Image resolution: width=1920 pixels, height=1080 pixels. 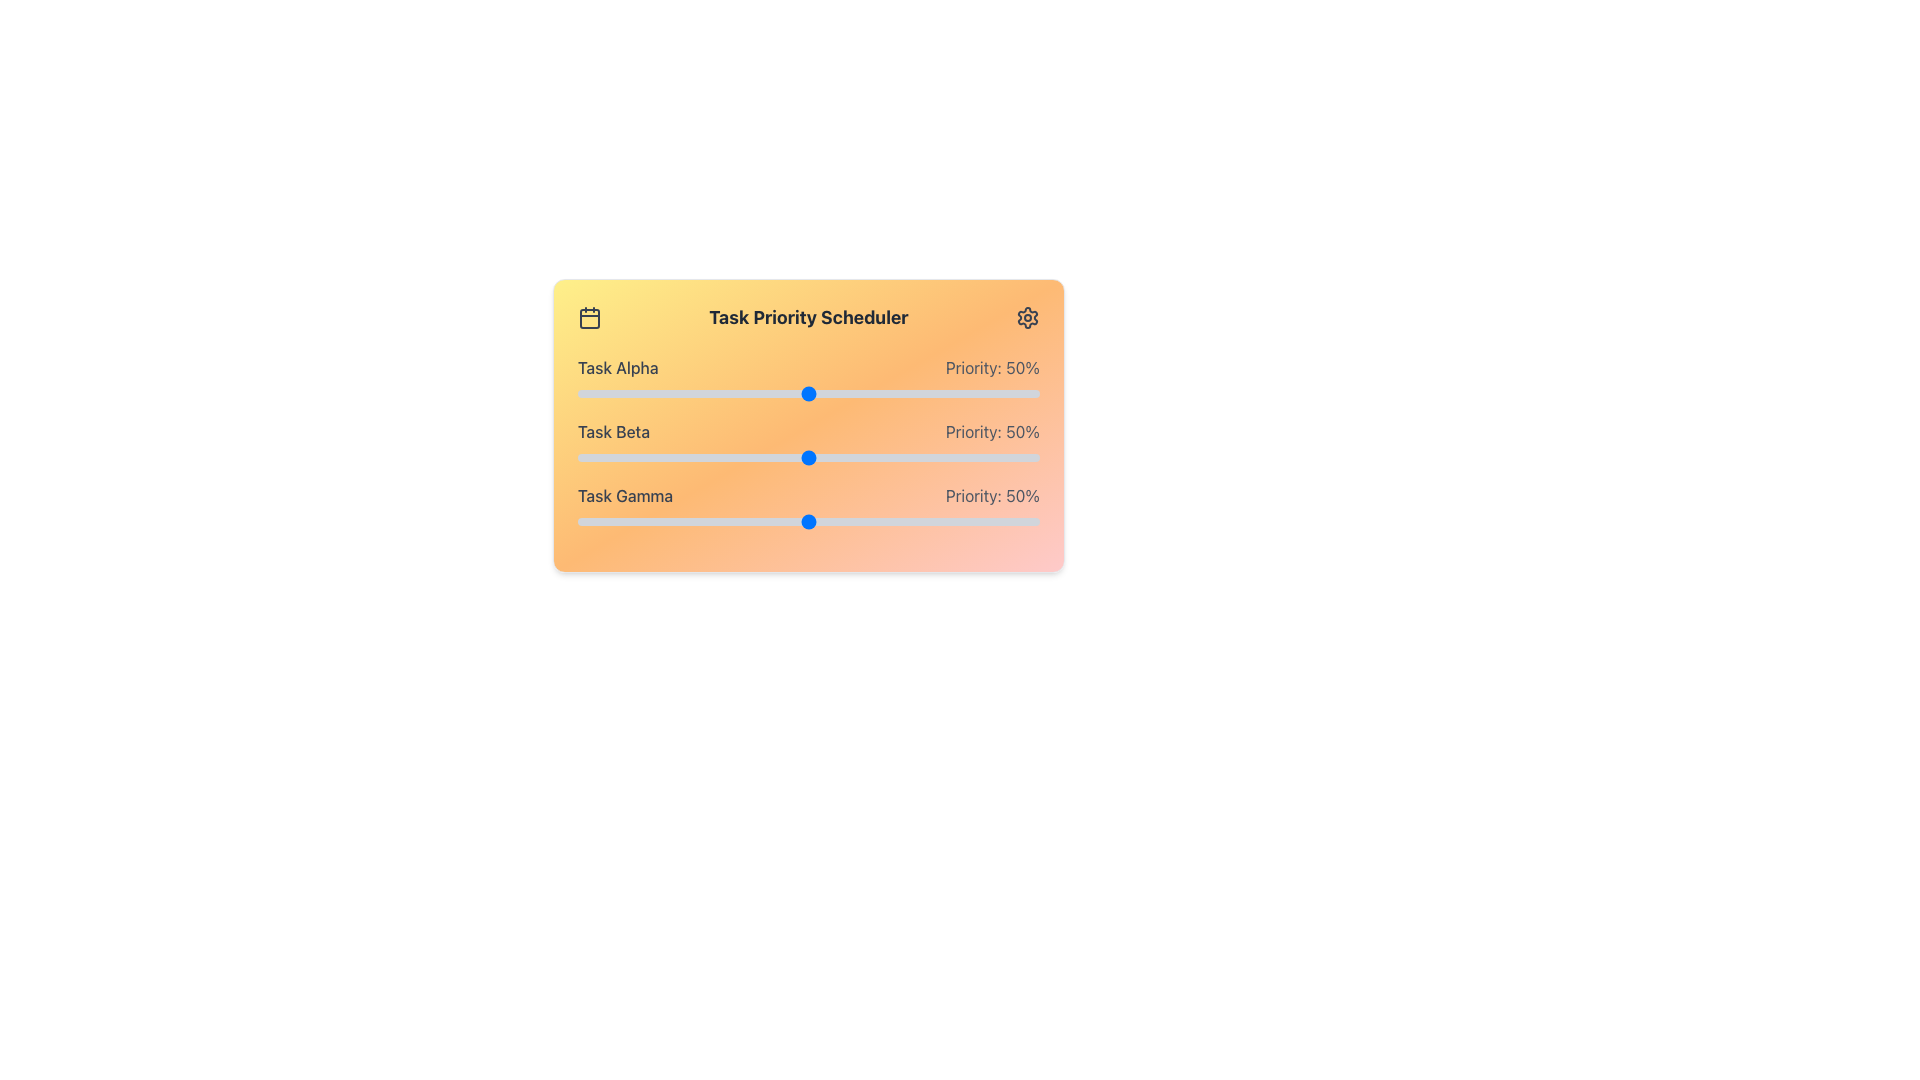 What do you see at coordinates (909, 520) in the screenshot?
I see `the priority of Task Gamma` at bounding box center [909, 520].